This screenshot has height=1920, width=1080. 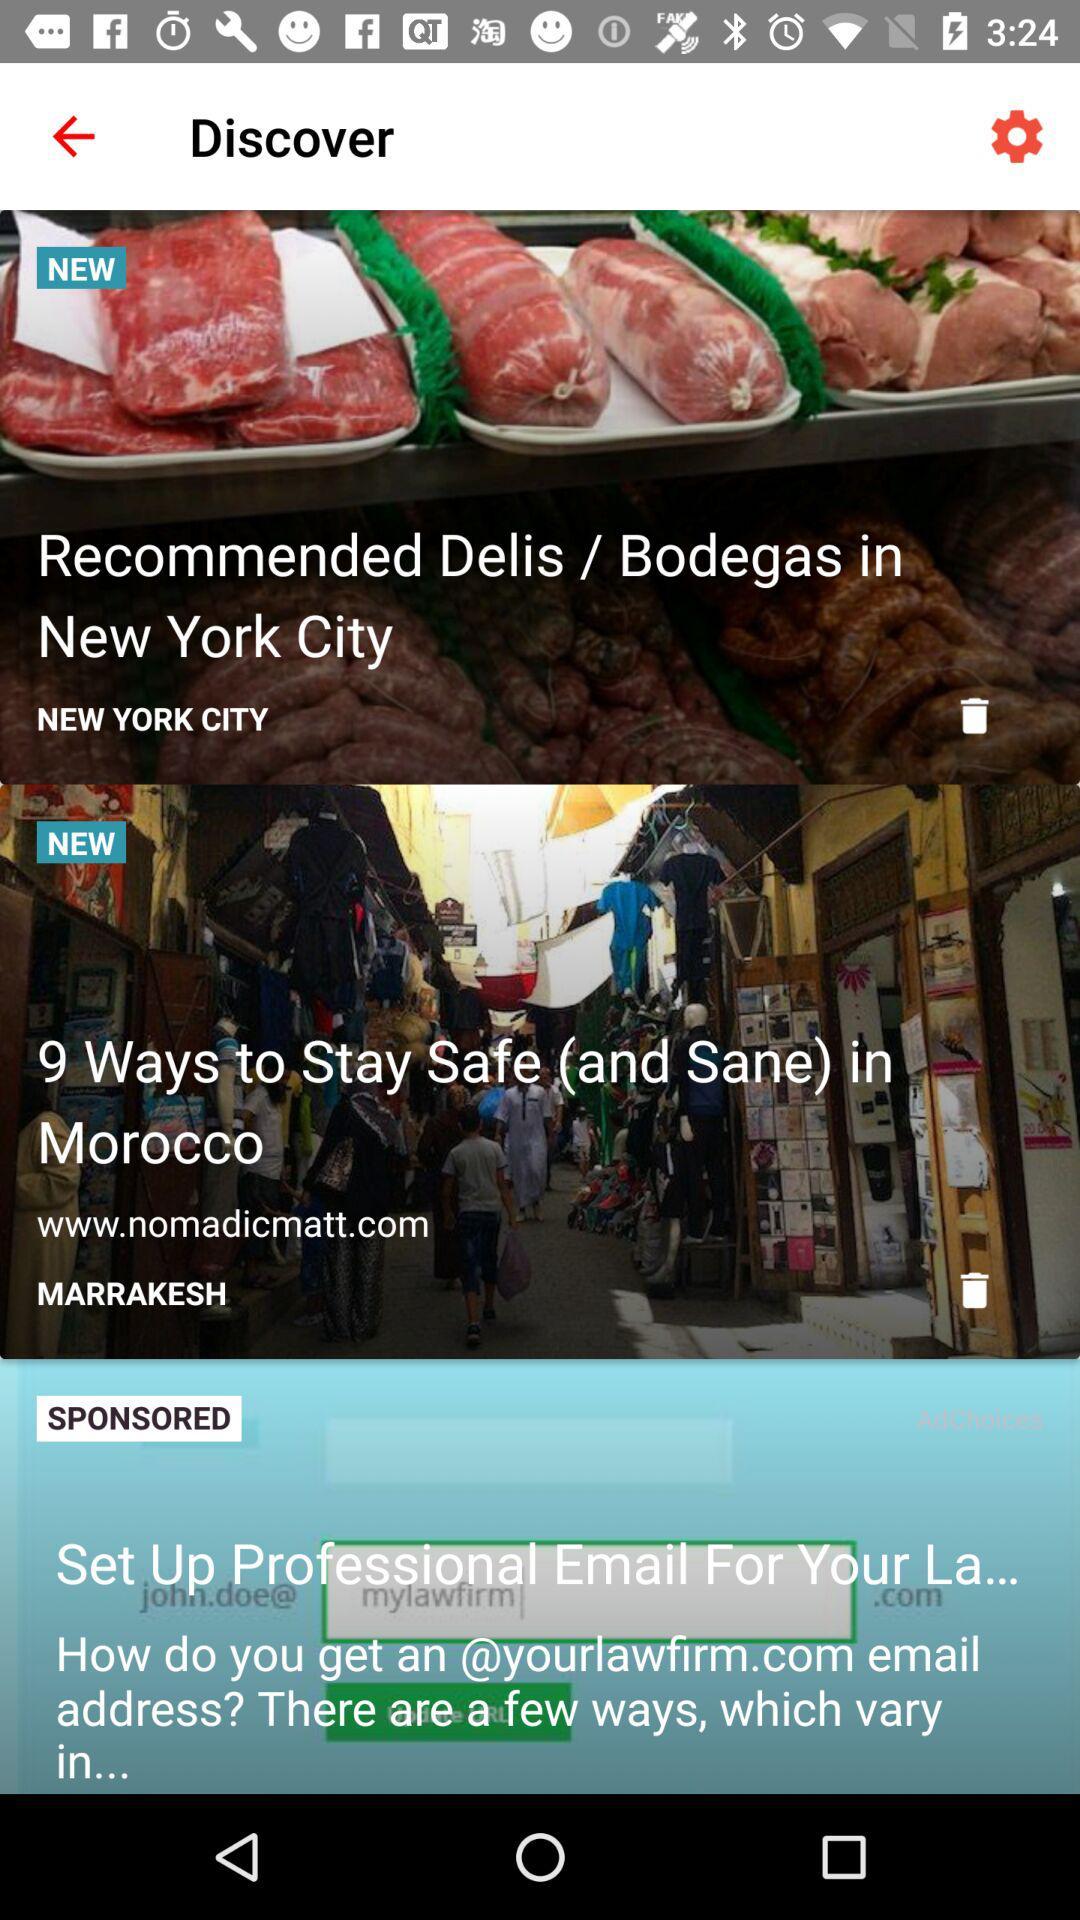 What do you see at coordinates (973, 1290) in the screenshot?
I see `delete option` at bounding box center [973, 1290].